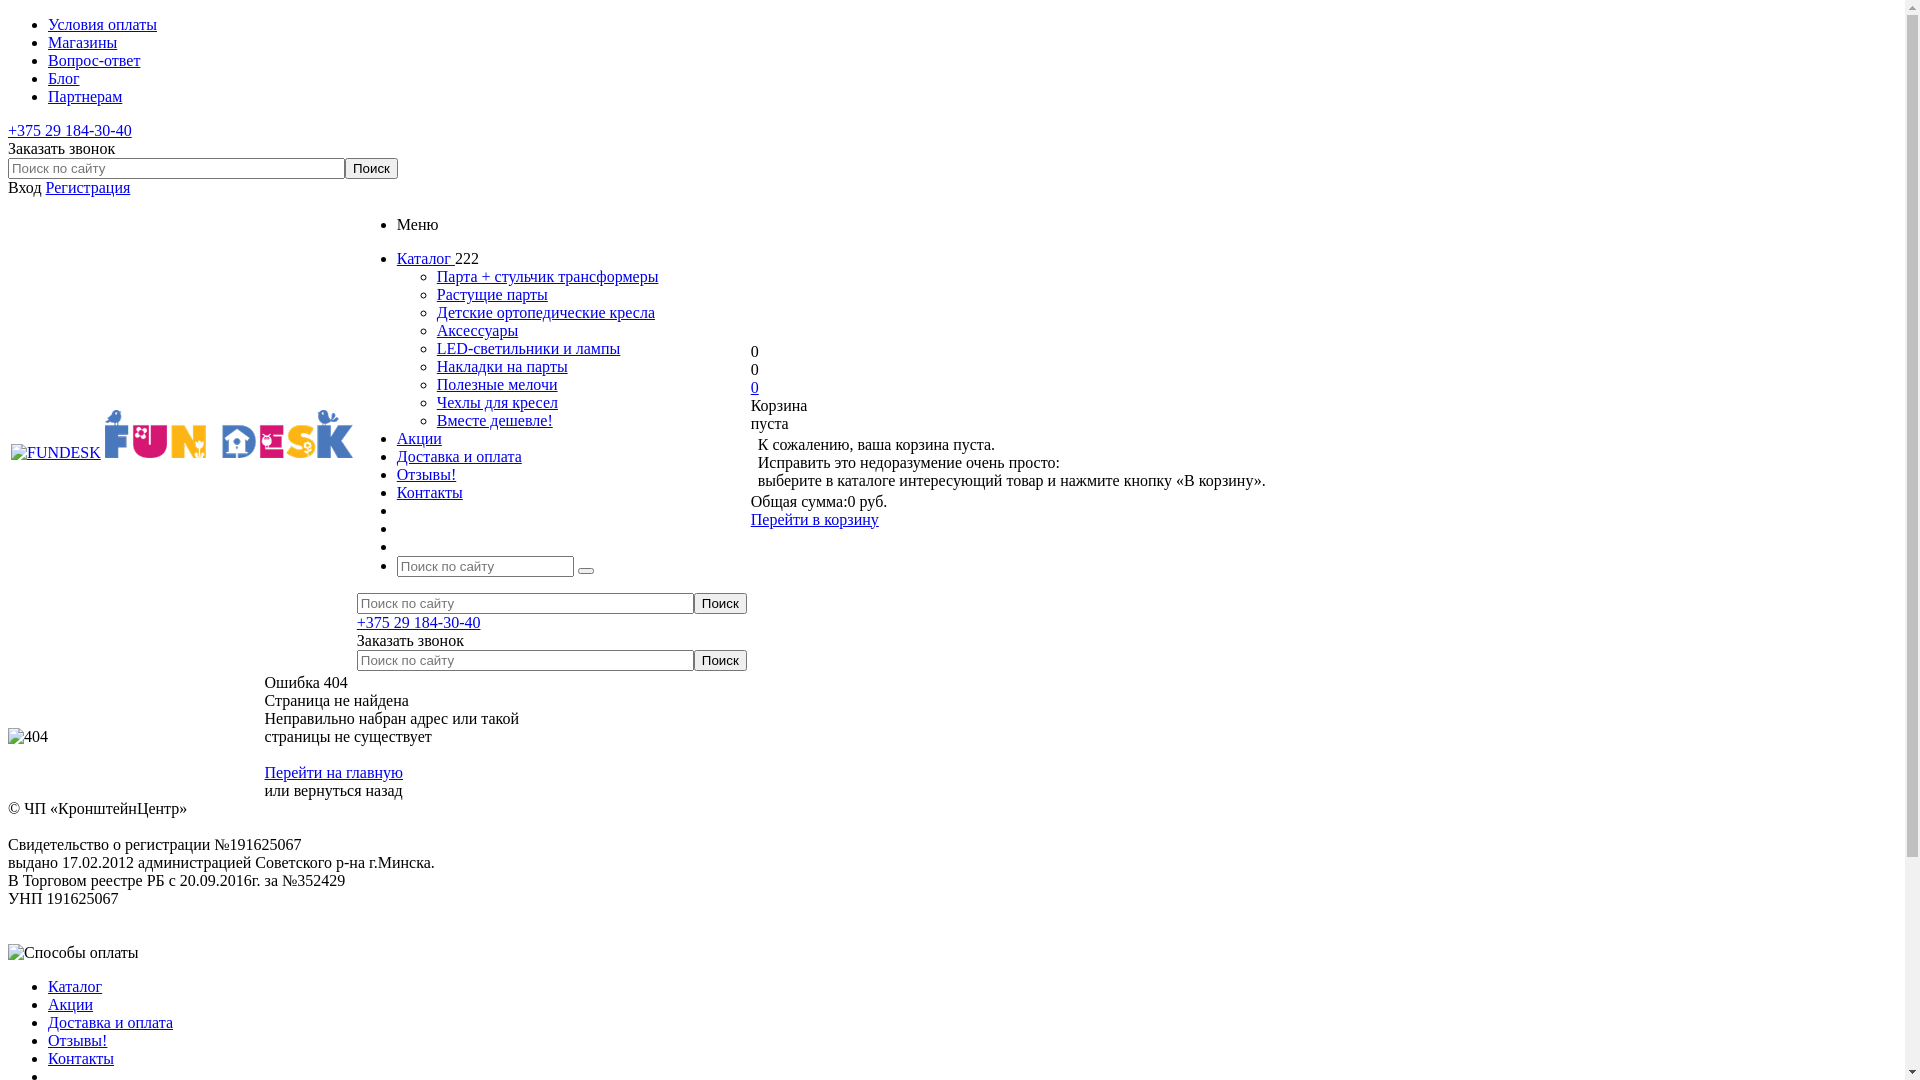  I want to click on '+375 29 184-30-40', so click(417, 621).